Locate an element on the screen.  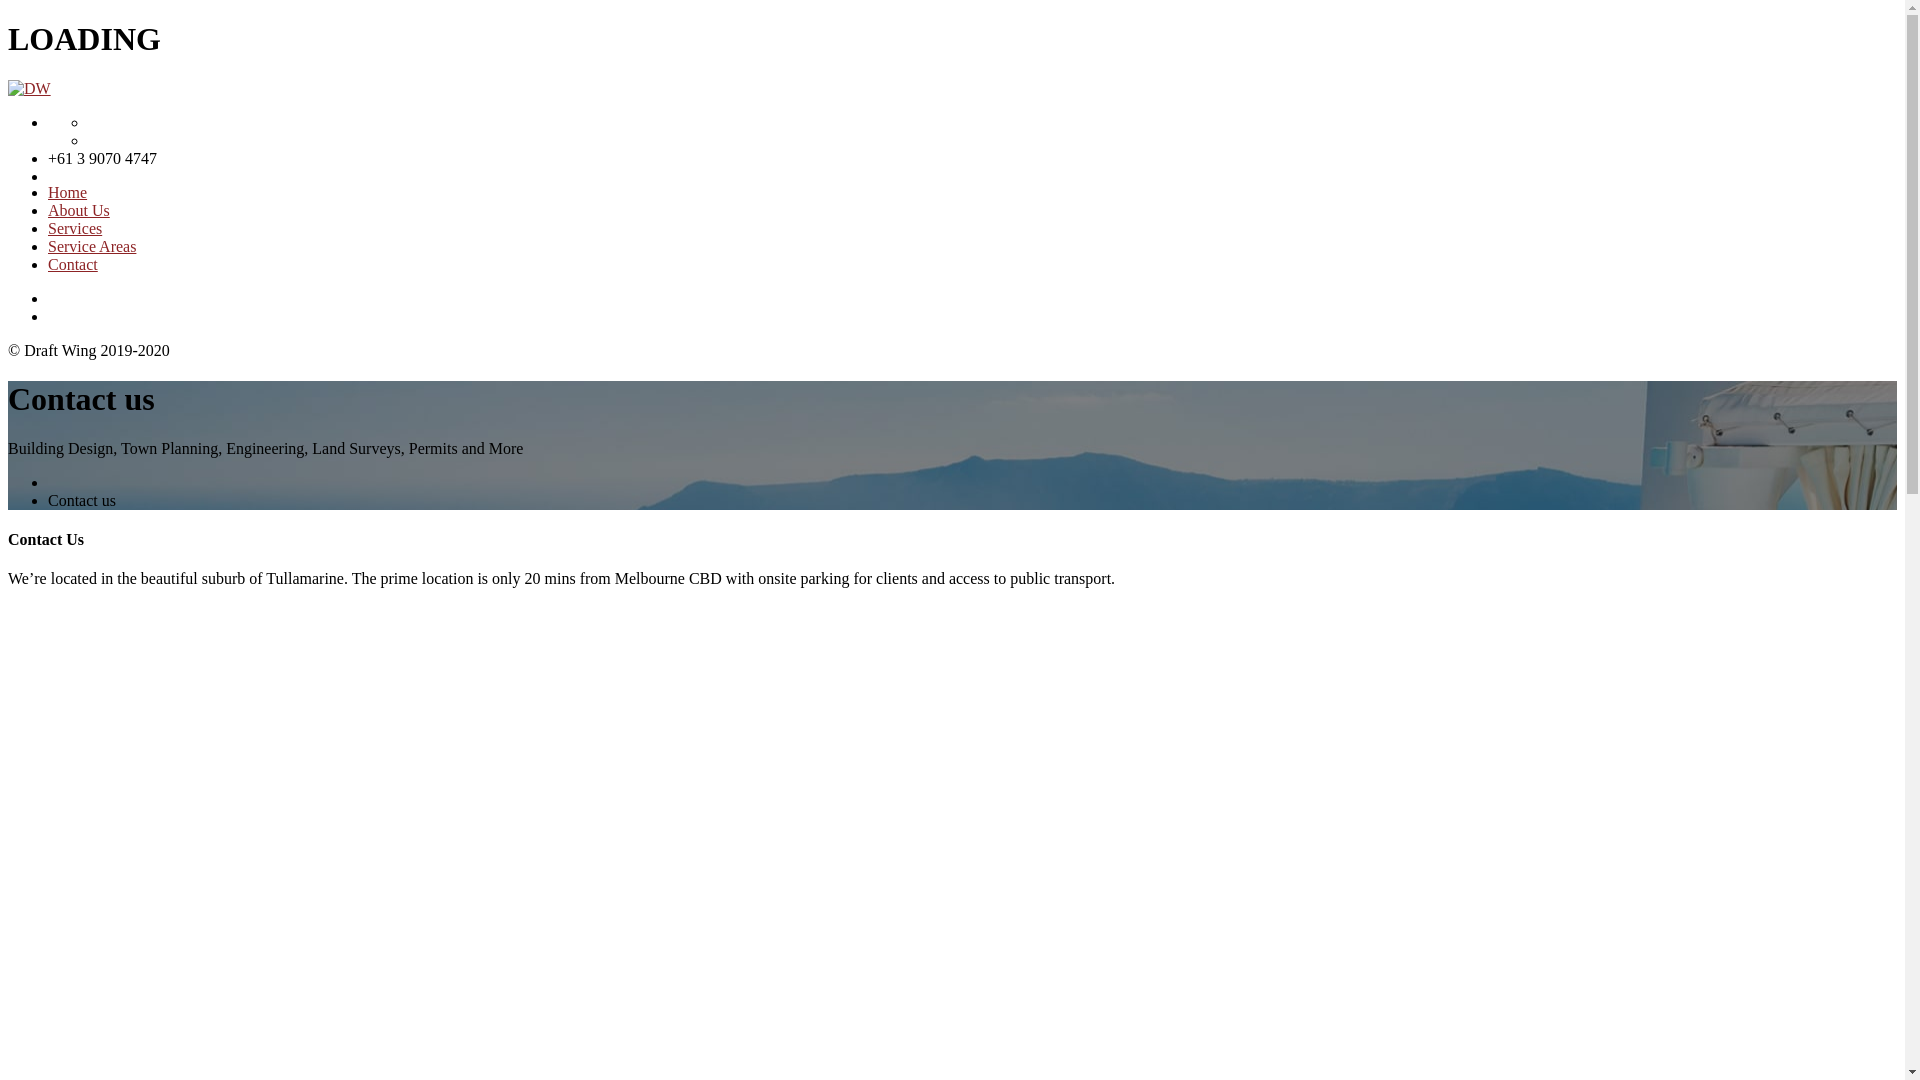
'Services' is located at coordinates (75, 227).